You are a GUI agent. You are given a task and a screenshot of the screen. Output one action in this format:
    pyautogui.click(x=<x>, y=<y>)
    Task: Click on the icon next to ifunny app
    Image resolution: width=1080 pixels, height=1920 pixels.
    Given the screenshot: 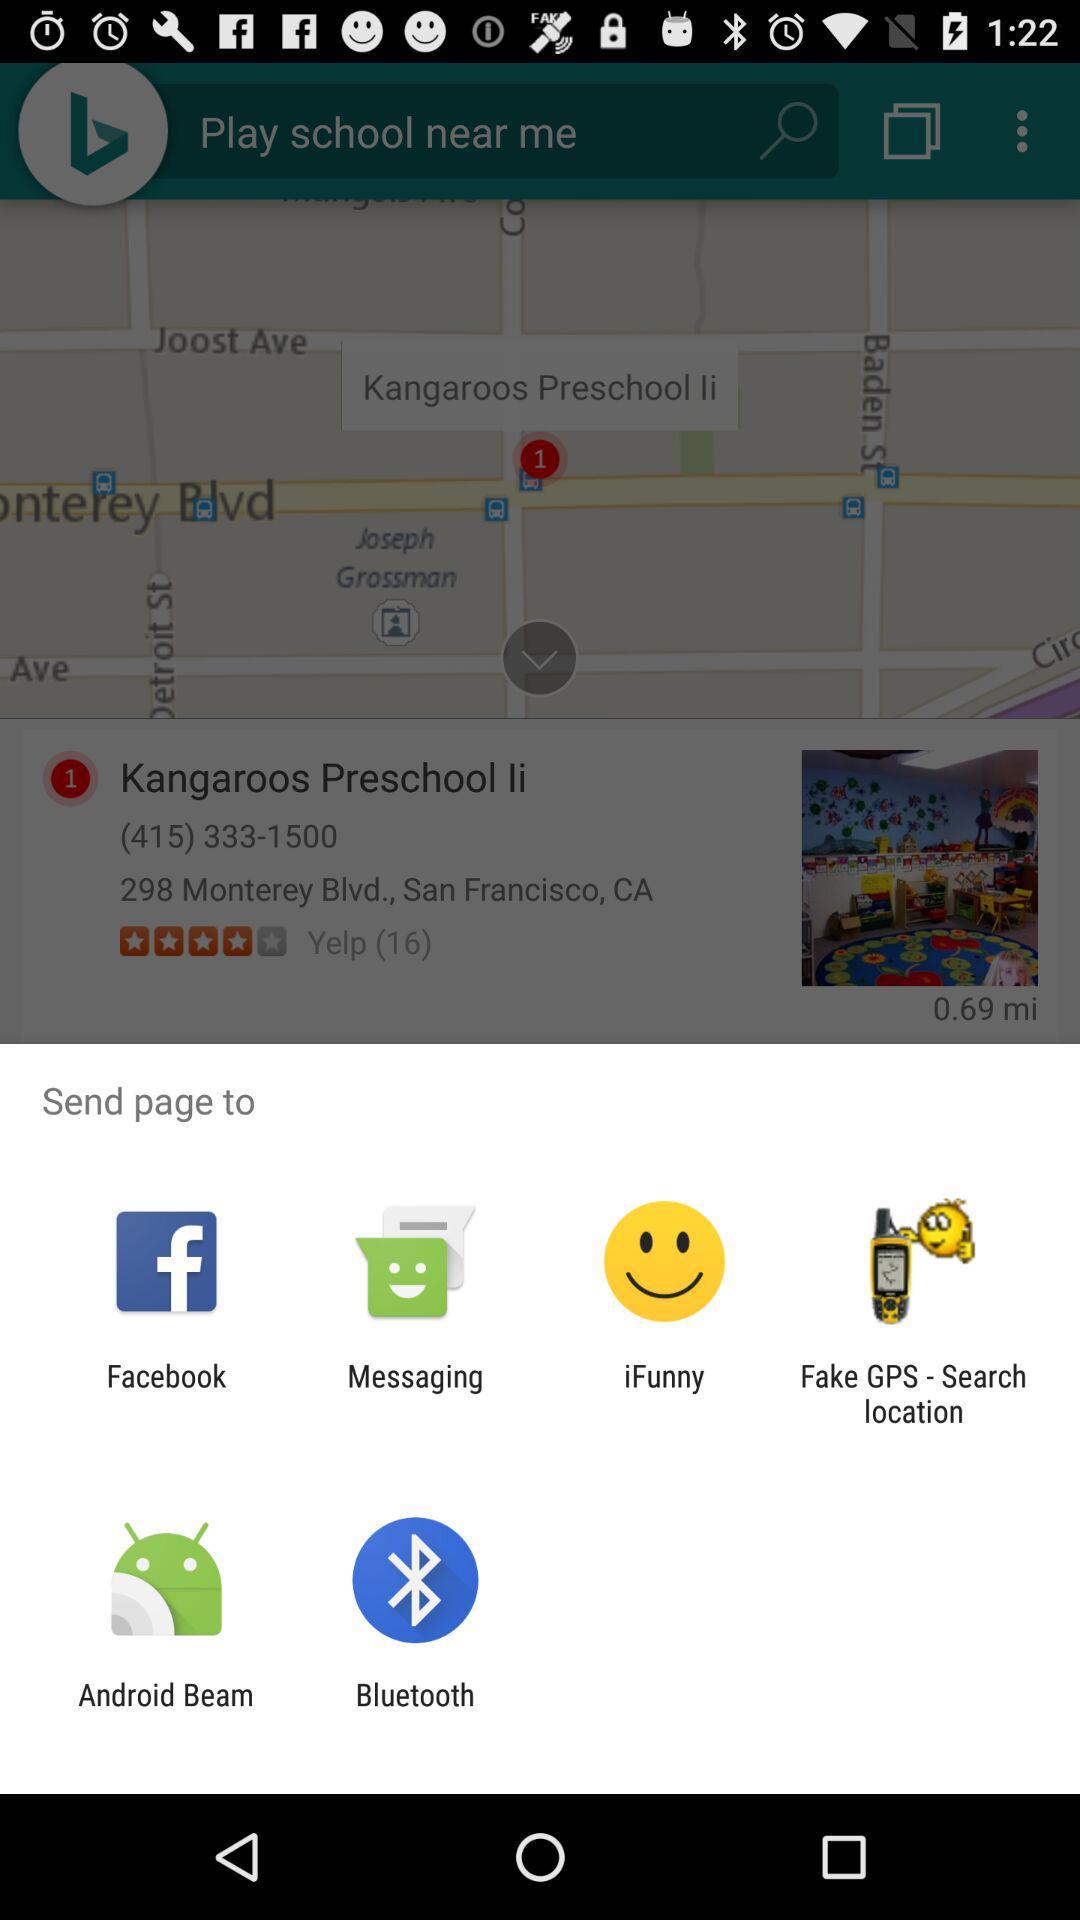 What is the action you would take?
    pyautogui.click(x=913, y=1392)
    